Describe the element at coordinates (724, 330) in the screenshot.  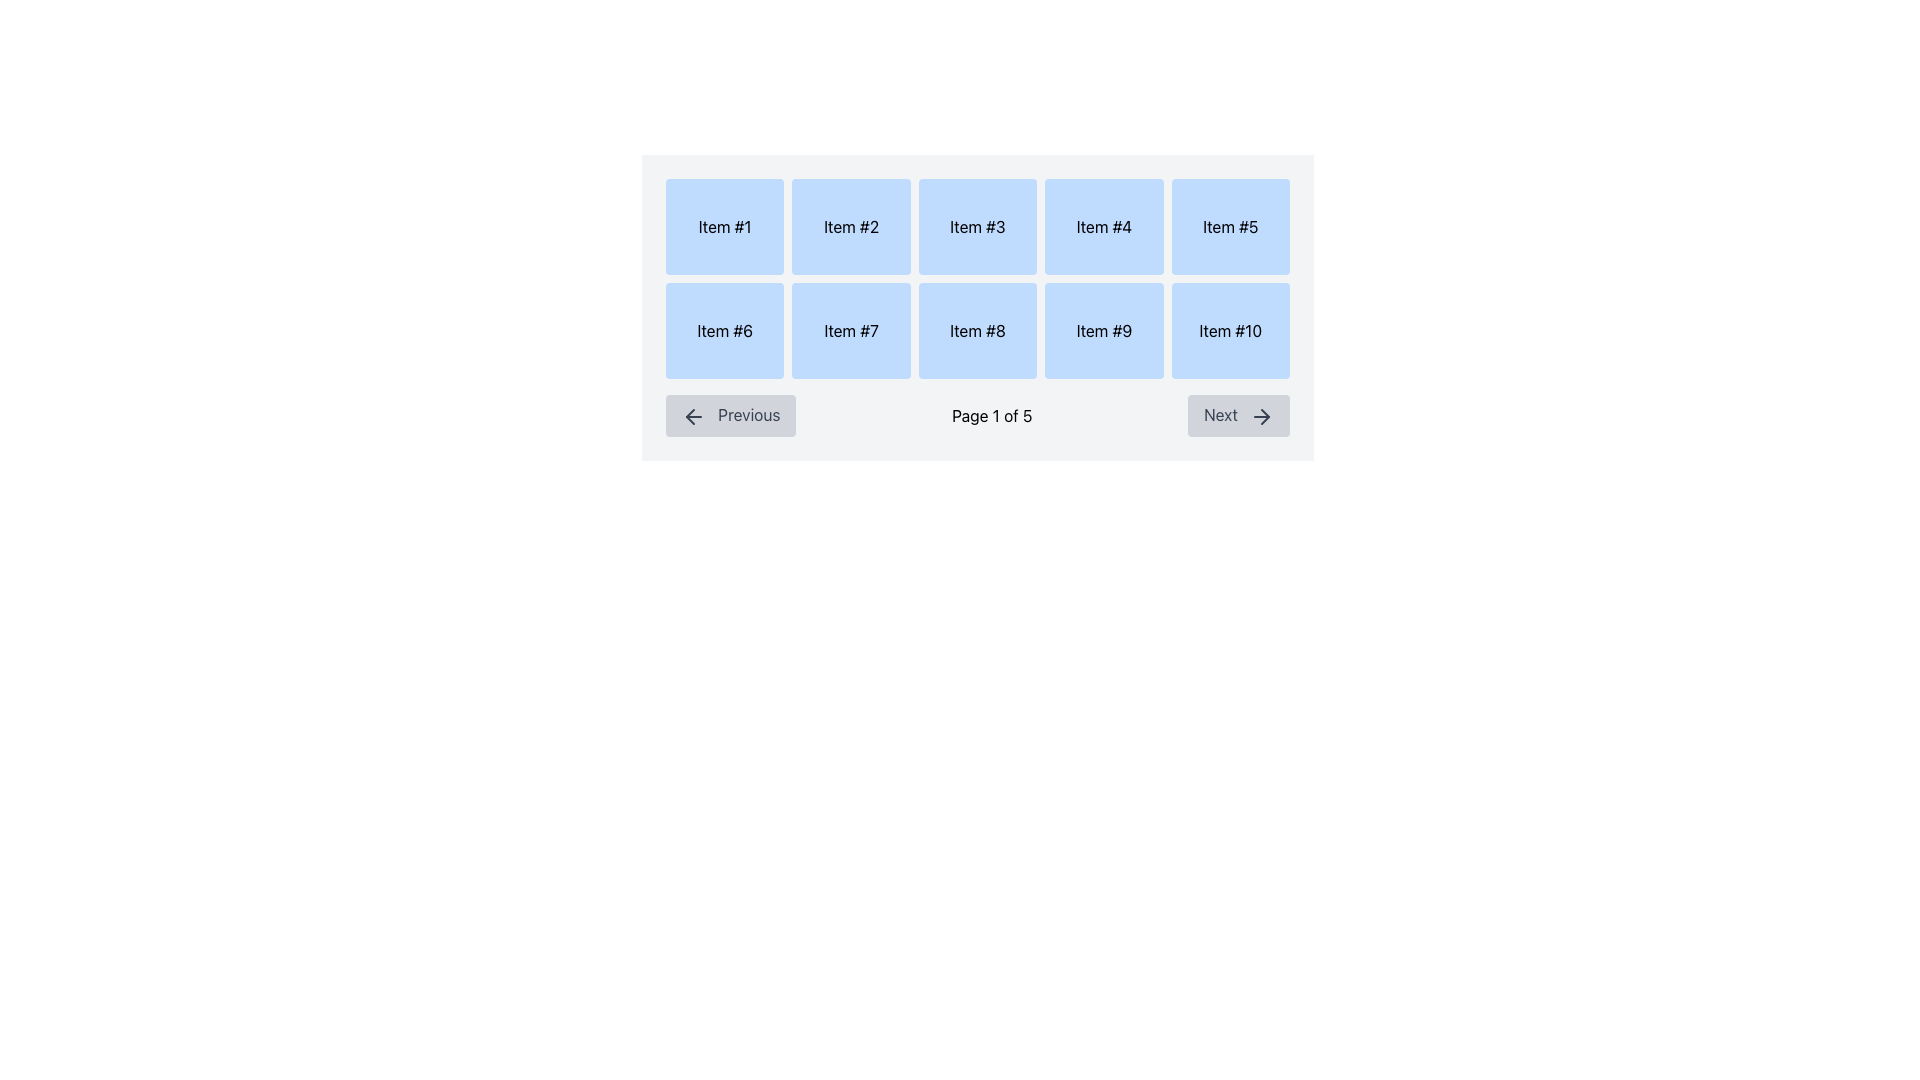
I see `the button labeled 'Item #6', located in the second row, first column of the grid` at that location.